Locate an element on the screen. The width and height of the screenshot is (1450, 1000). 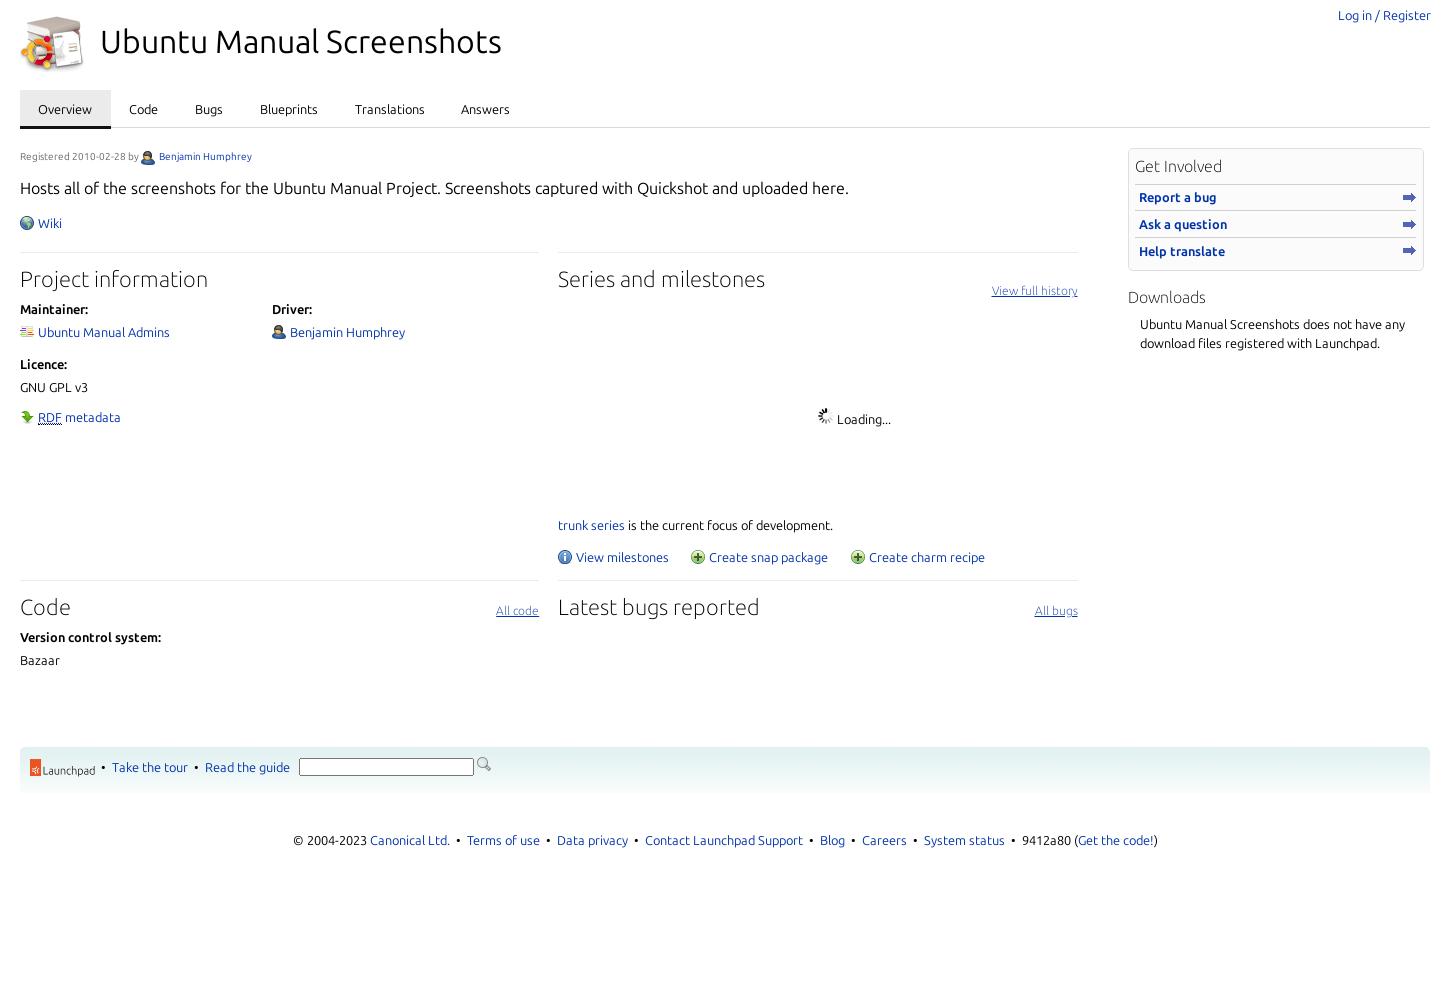
'Translations' is located at coordinates (388, 107).